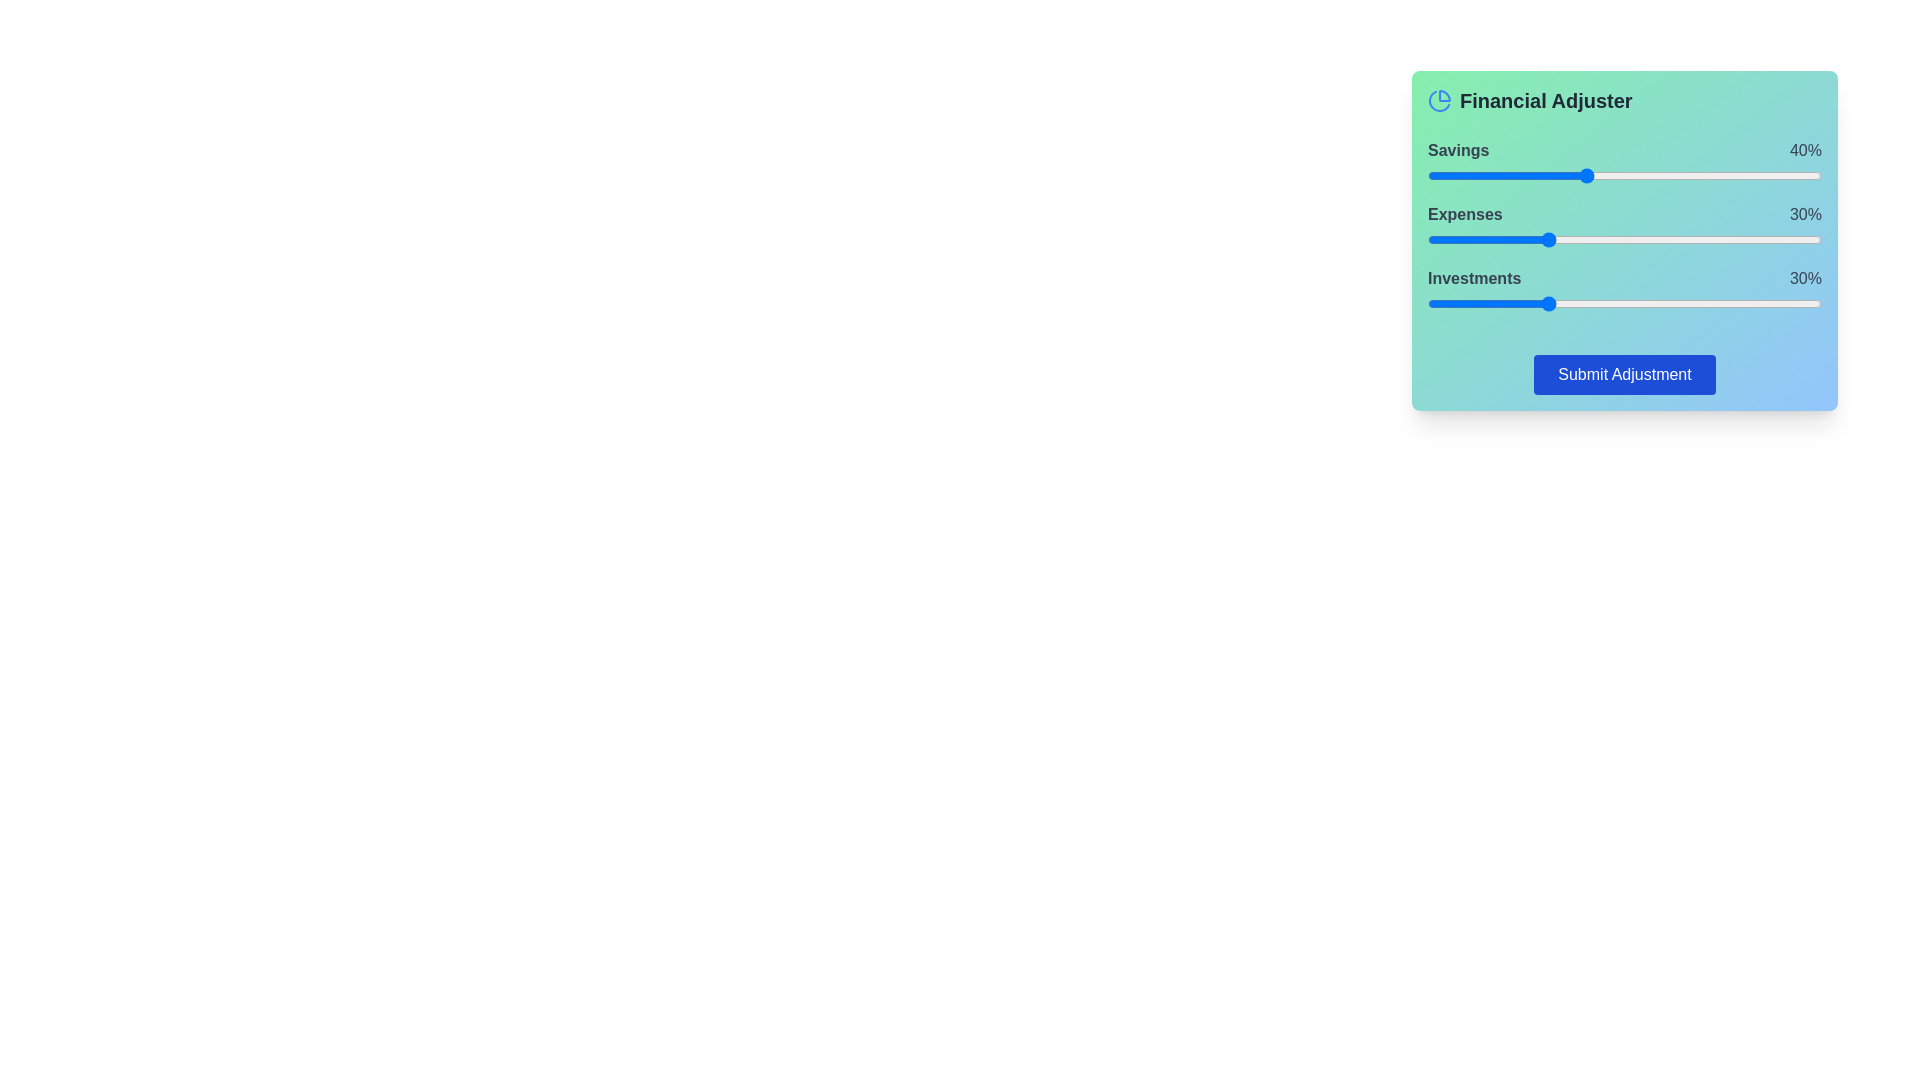  Describe the element at coordinates (1625, 374) in the screenshot. I see `'Submit Adjustment' button to finalize changes` at that location.